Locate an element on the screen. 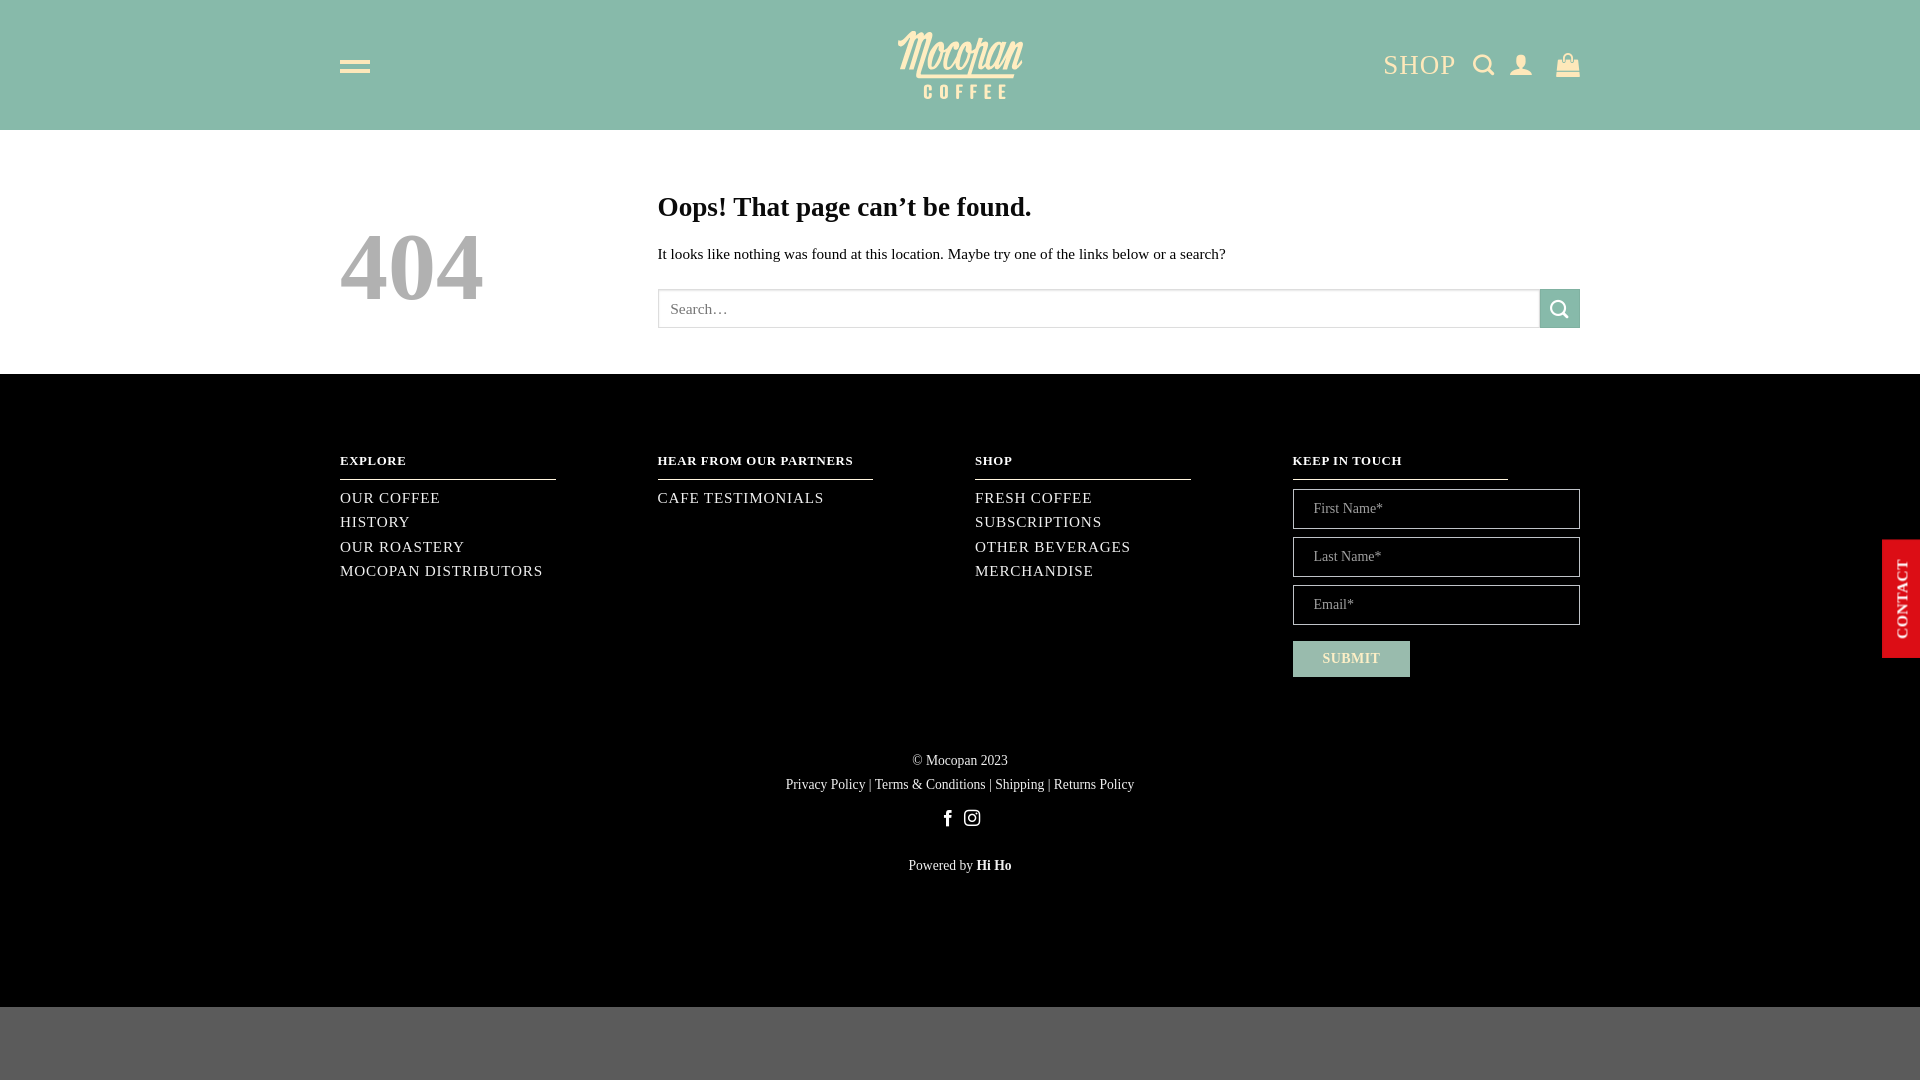  'Terms & Conditions' is located at coordinates (929, 783).